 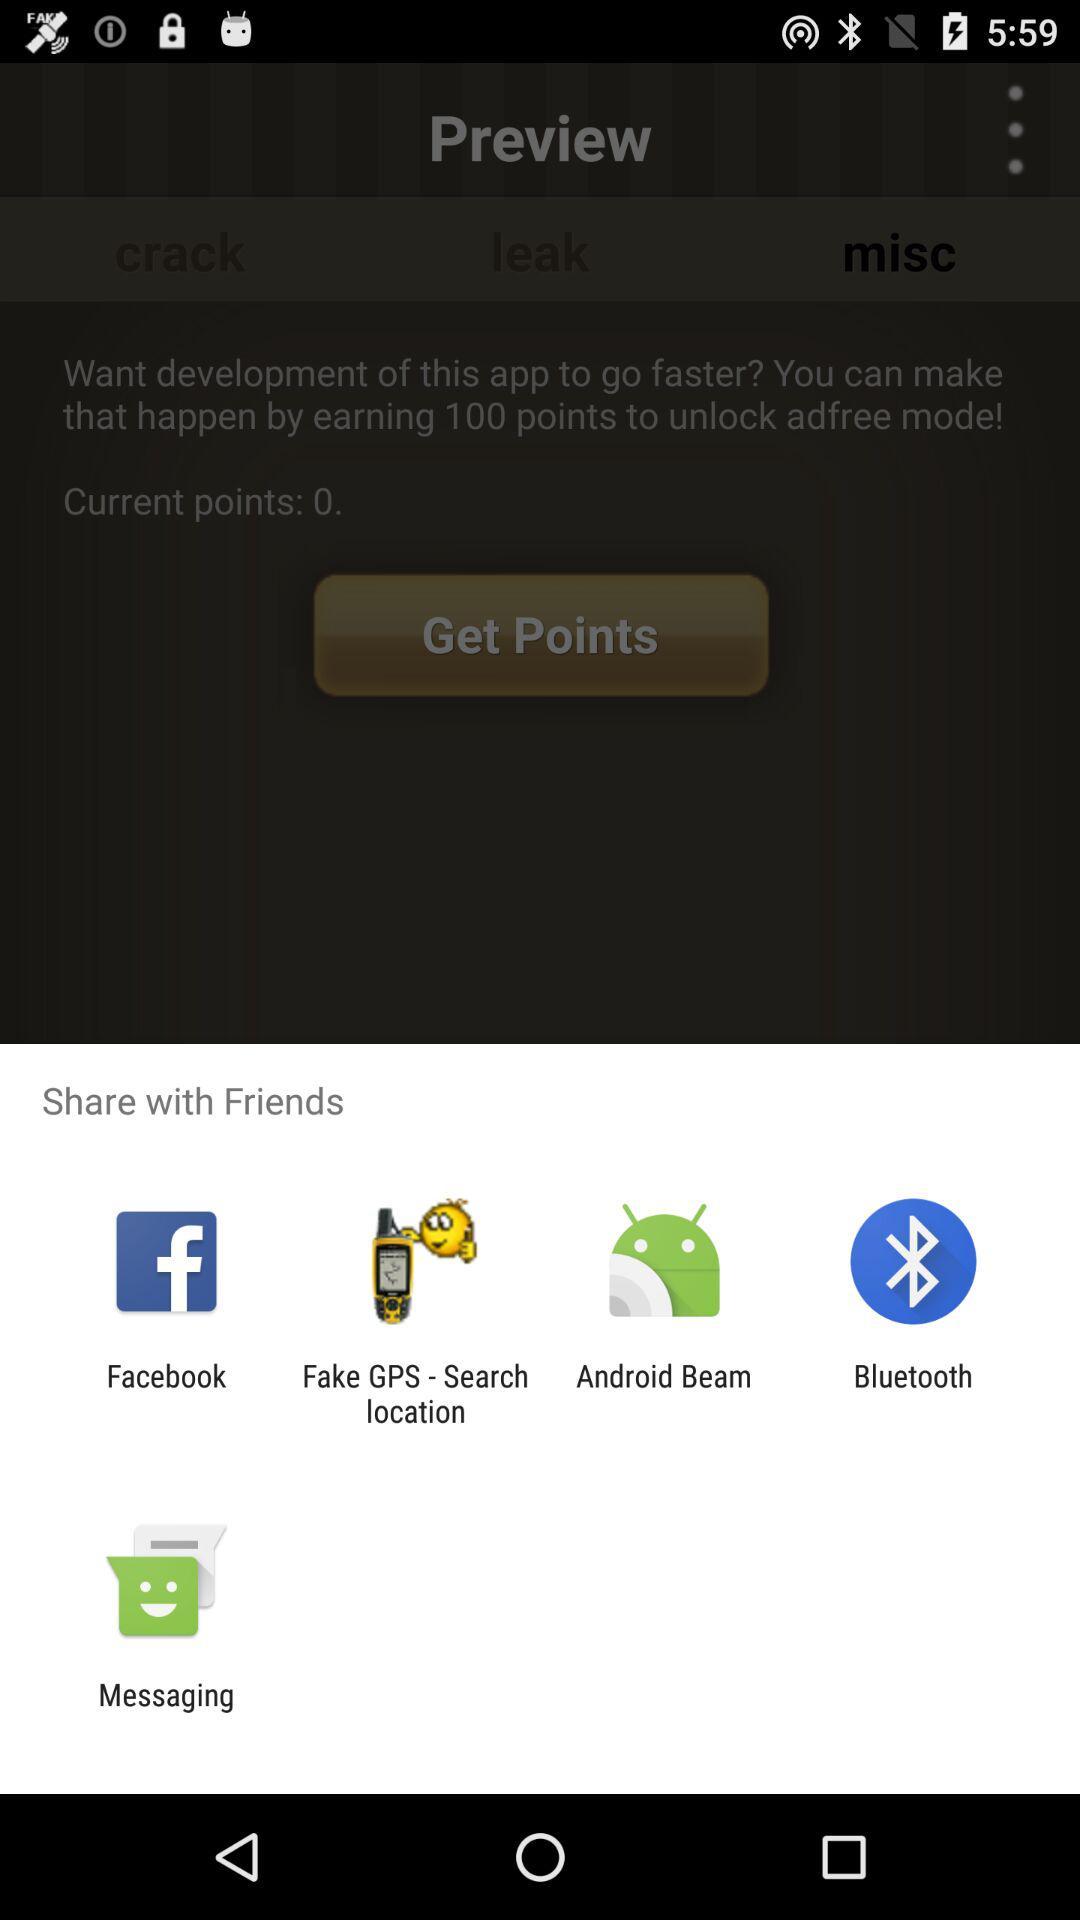 What do you see at coordinates (664, 1392) in the screenshot?
I see `the icon to the left of bluetooth icon` at bounding box center [664, 1392].